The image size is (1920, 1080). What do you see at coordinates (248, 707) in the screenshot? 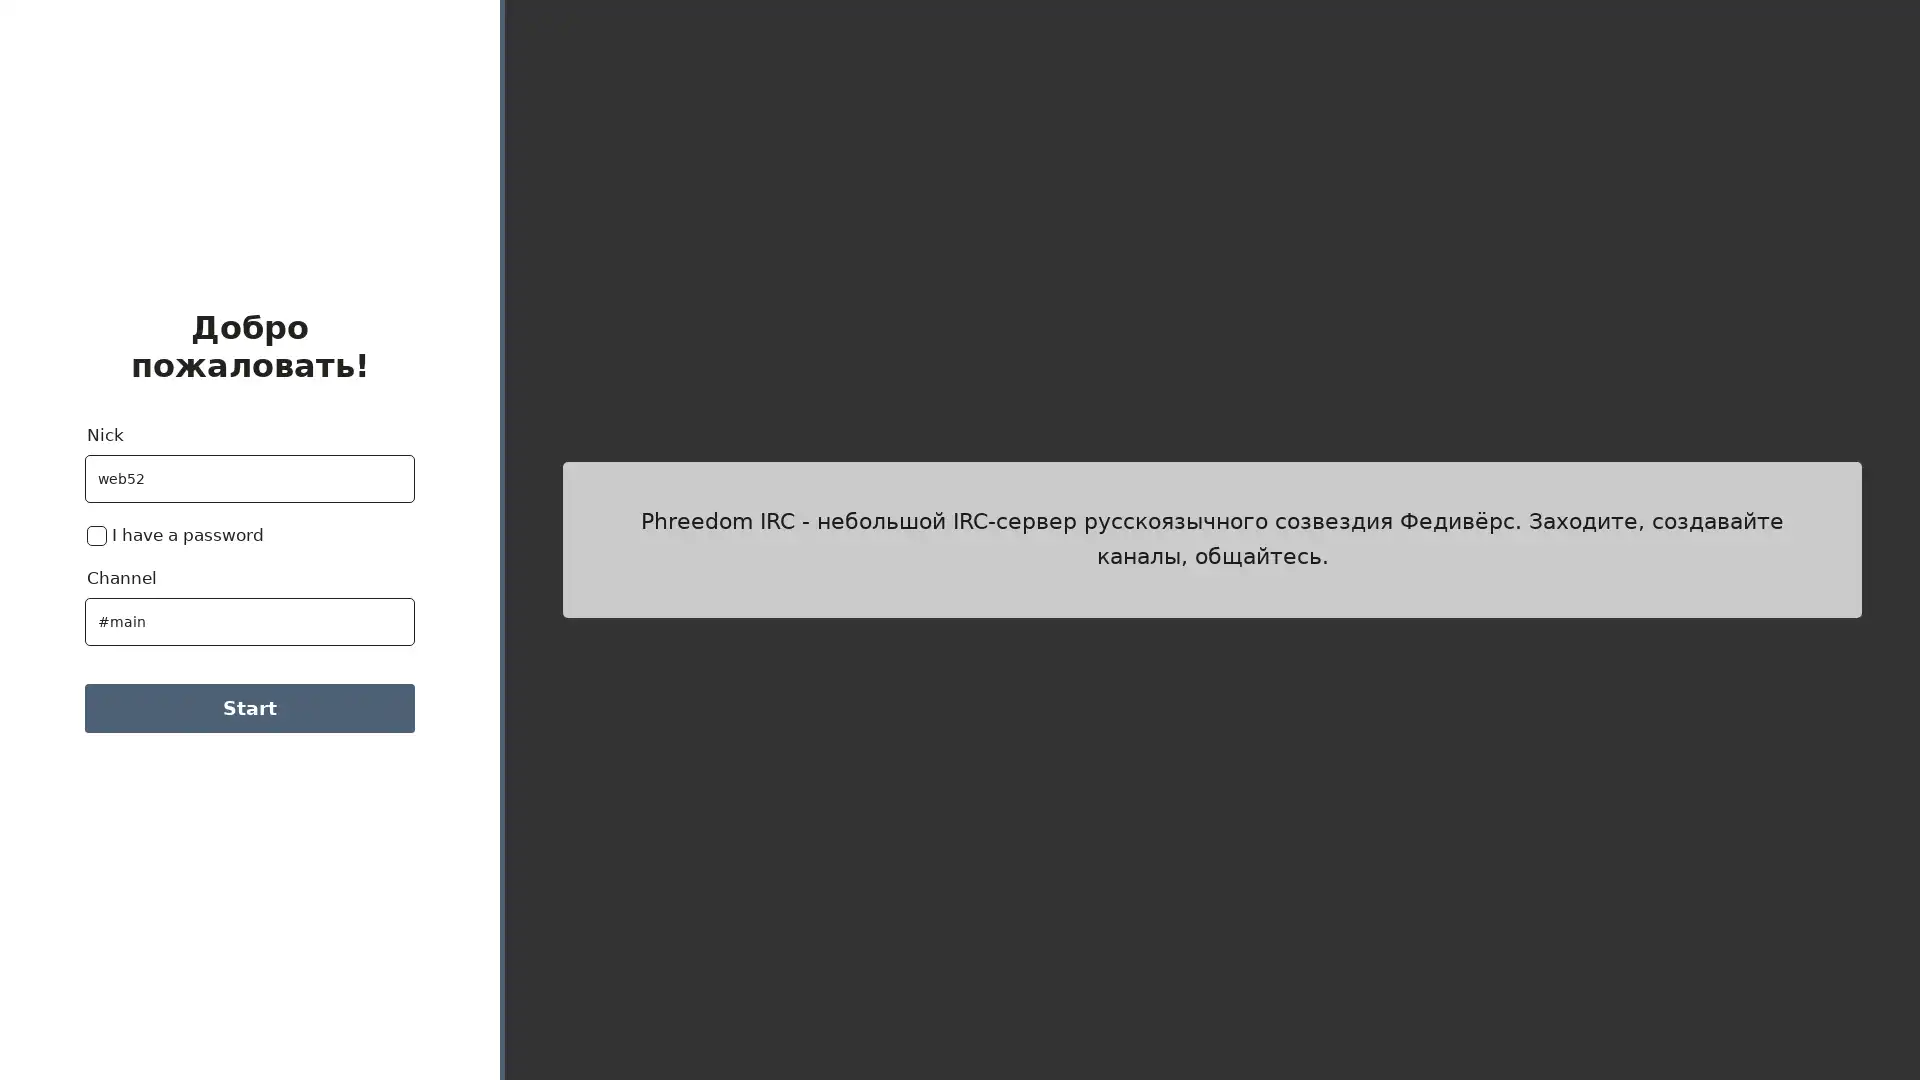
I see `Start` at bounding box center [248, 707].